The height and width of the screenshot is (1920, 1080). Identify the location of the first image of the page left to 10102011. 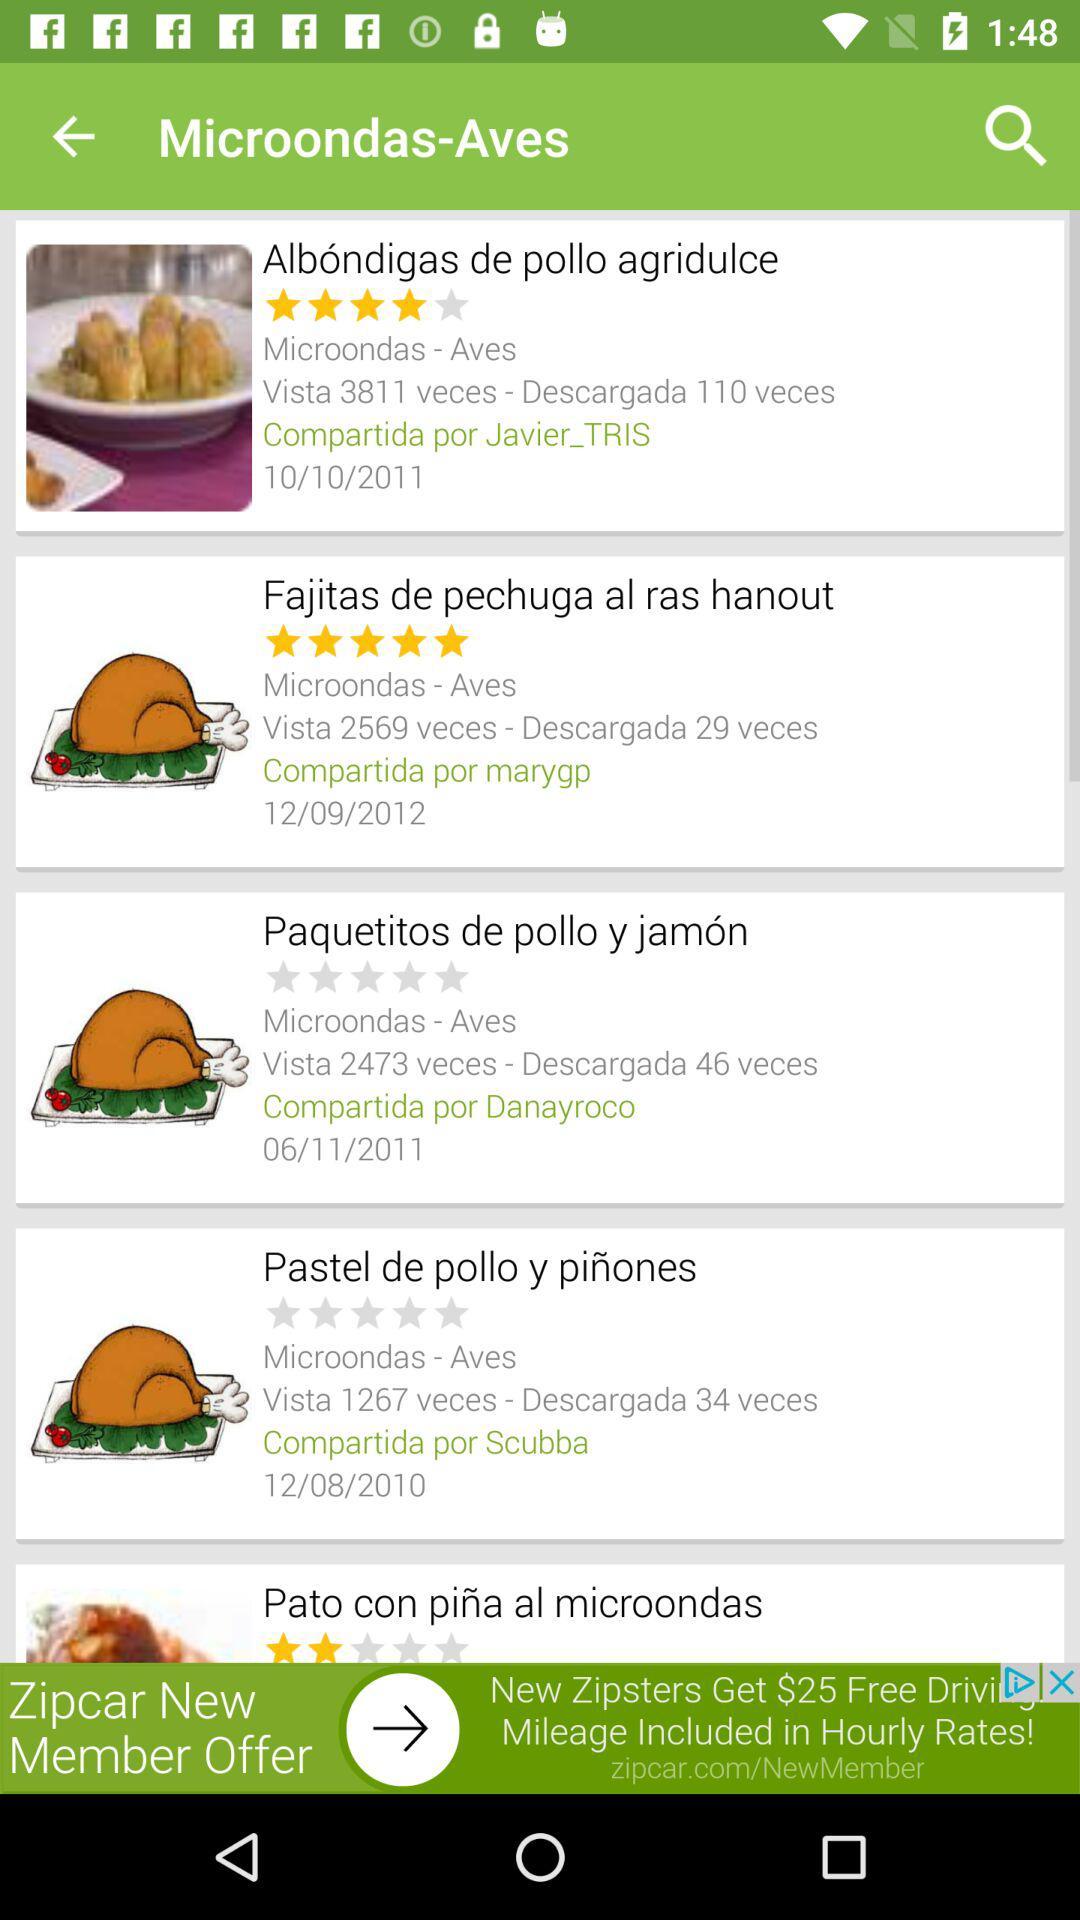
(137, 378).